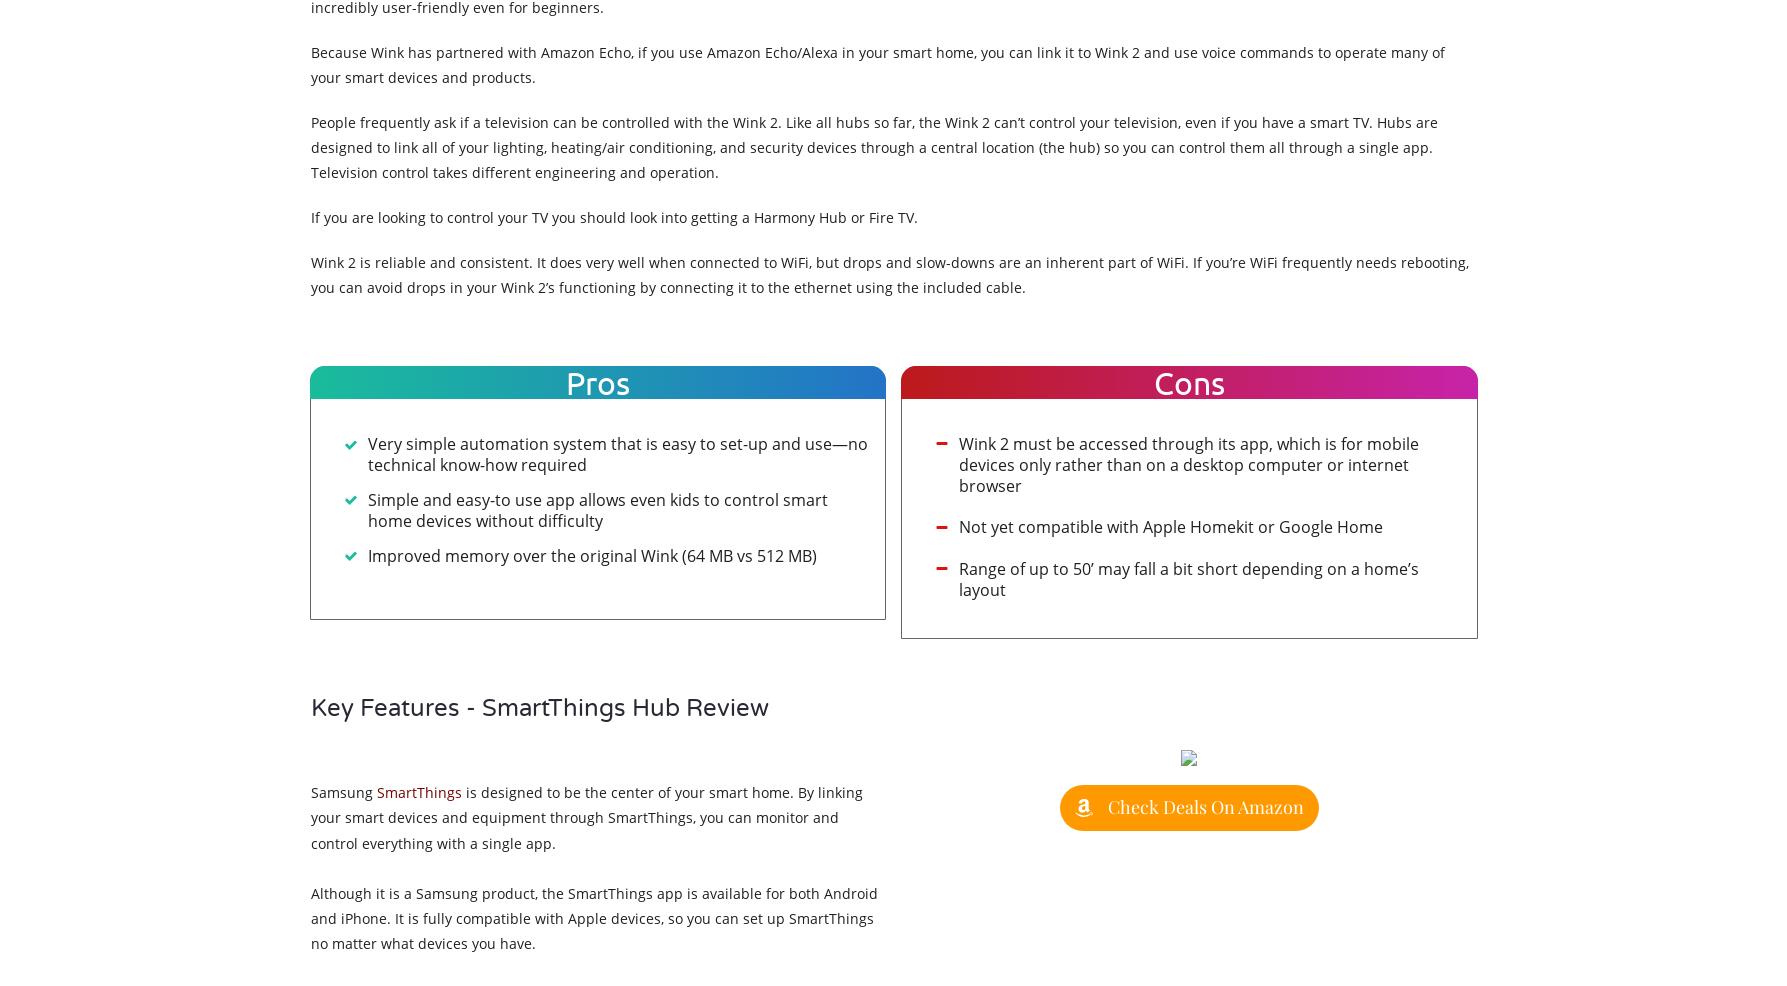  What do you see at coordinates (590, 554) in the screenshot?
I see `'Improved memory over the original Wink (64 MB vs 512 MB)'` at bounding box center [590, 554].